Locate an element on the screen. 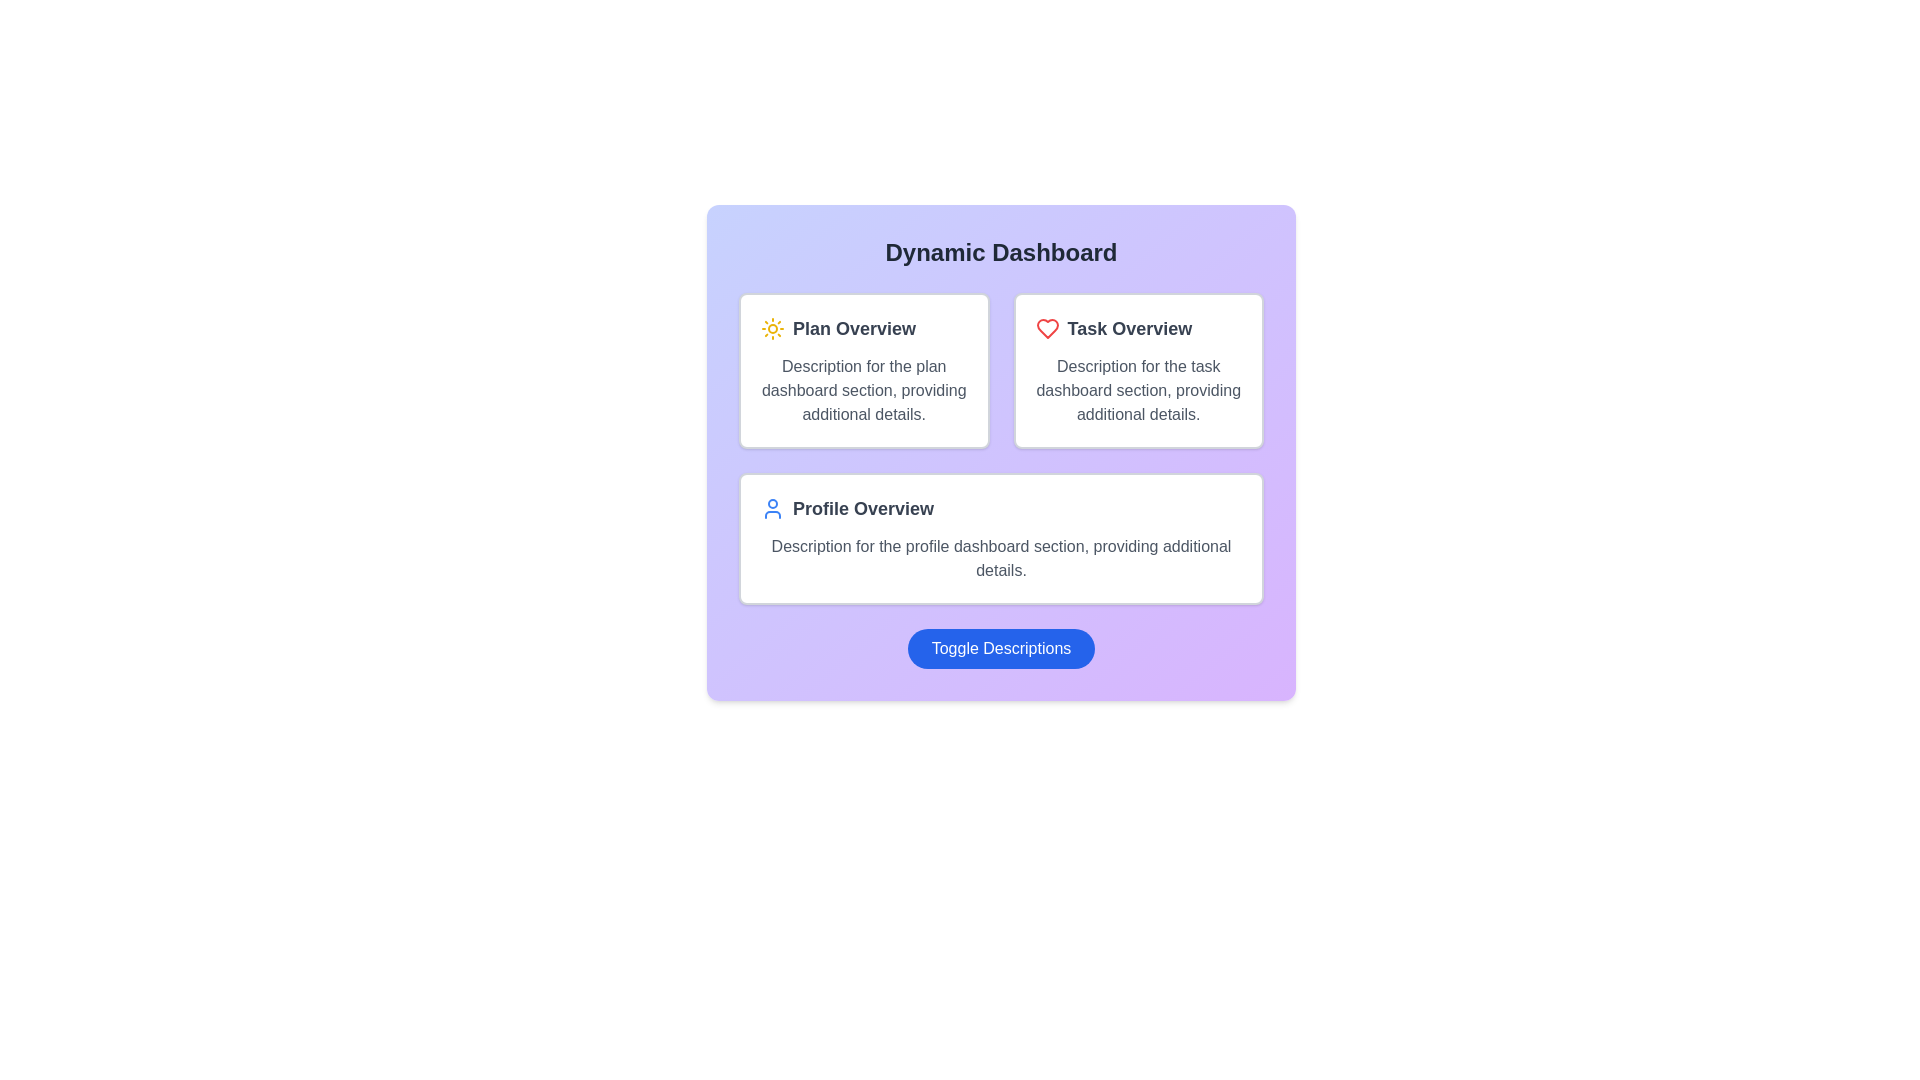 Image resolution: width=1920 pixels, height=1080 pixels. the static text element that reads 'Description for the plan dashboard section, providing additional details.' located beneath the 'Plan Overview' title in the Plan Overview card is located at coordinates (864, 390).